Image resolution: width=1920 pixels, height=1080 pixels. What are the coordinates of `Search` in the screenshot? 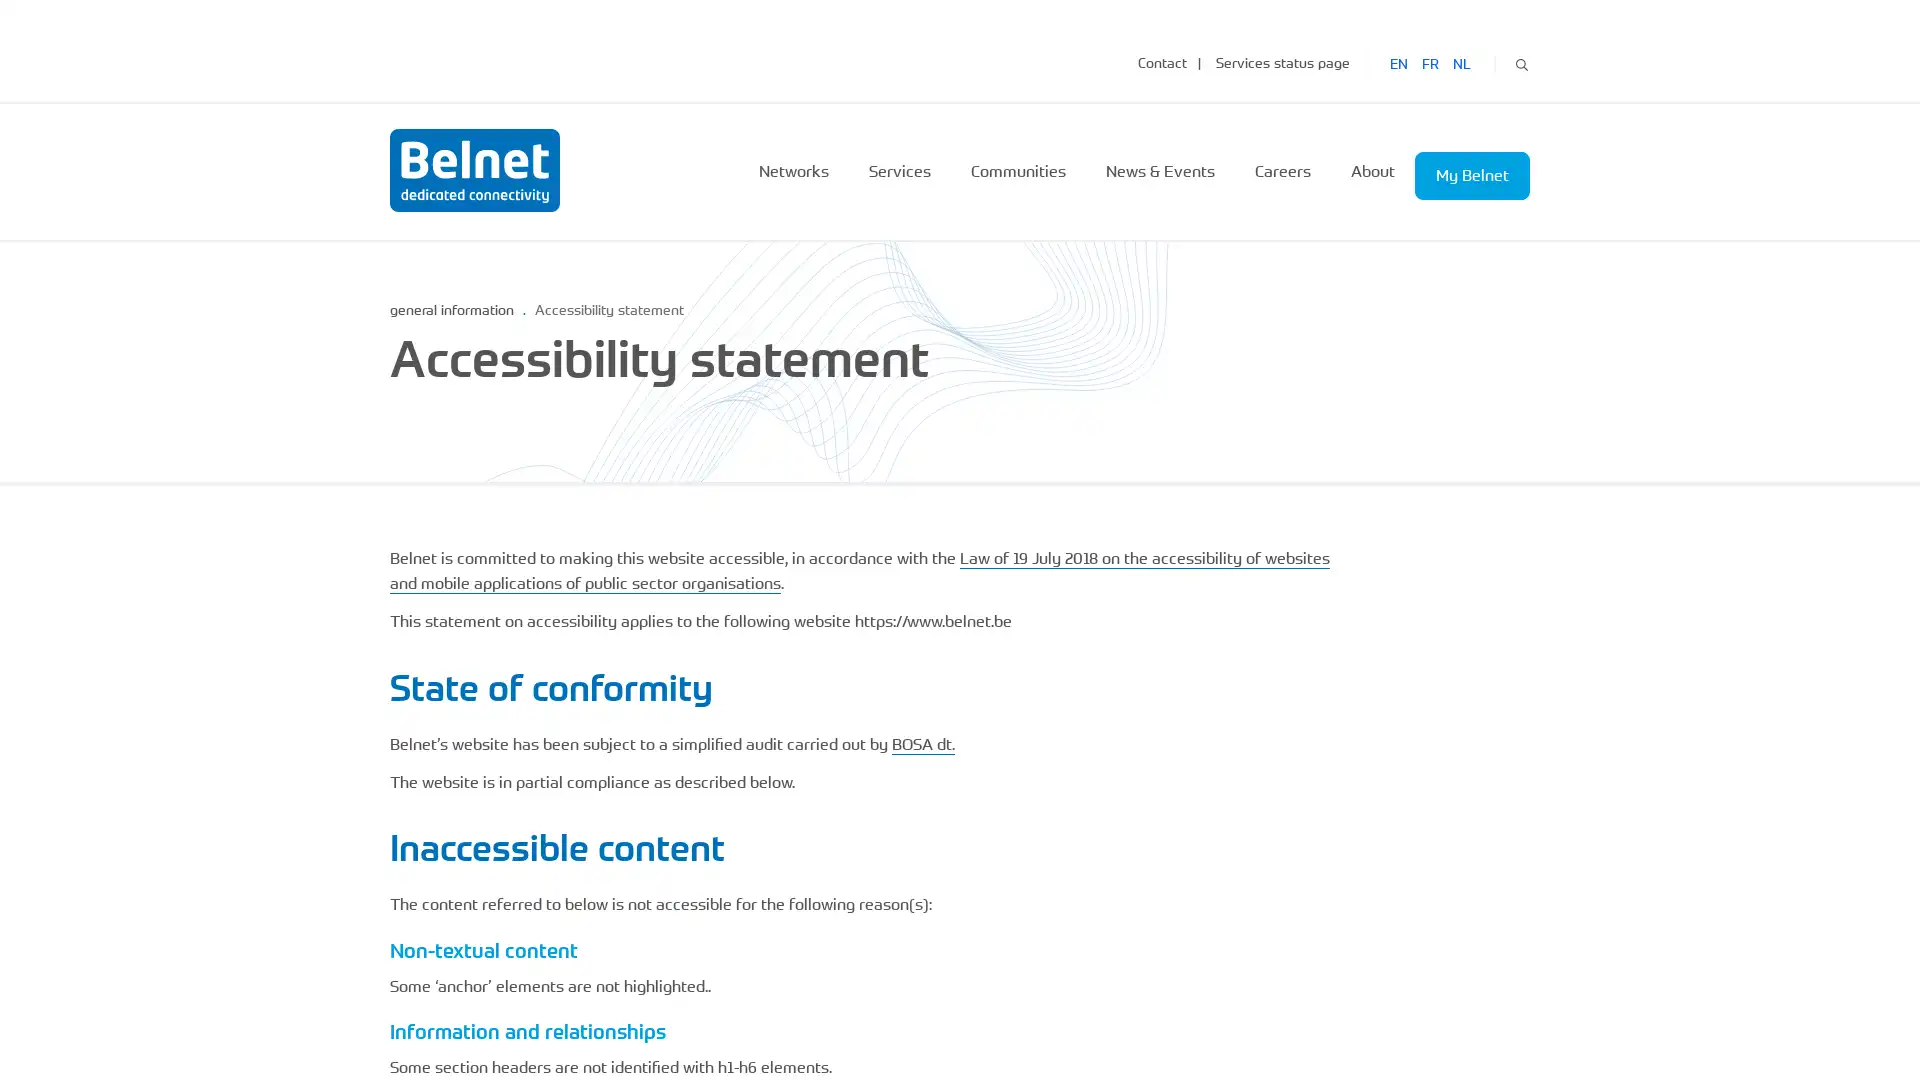 It's located at (1520, 61).